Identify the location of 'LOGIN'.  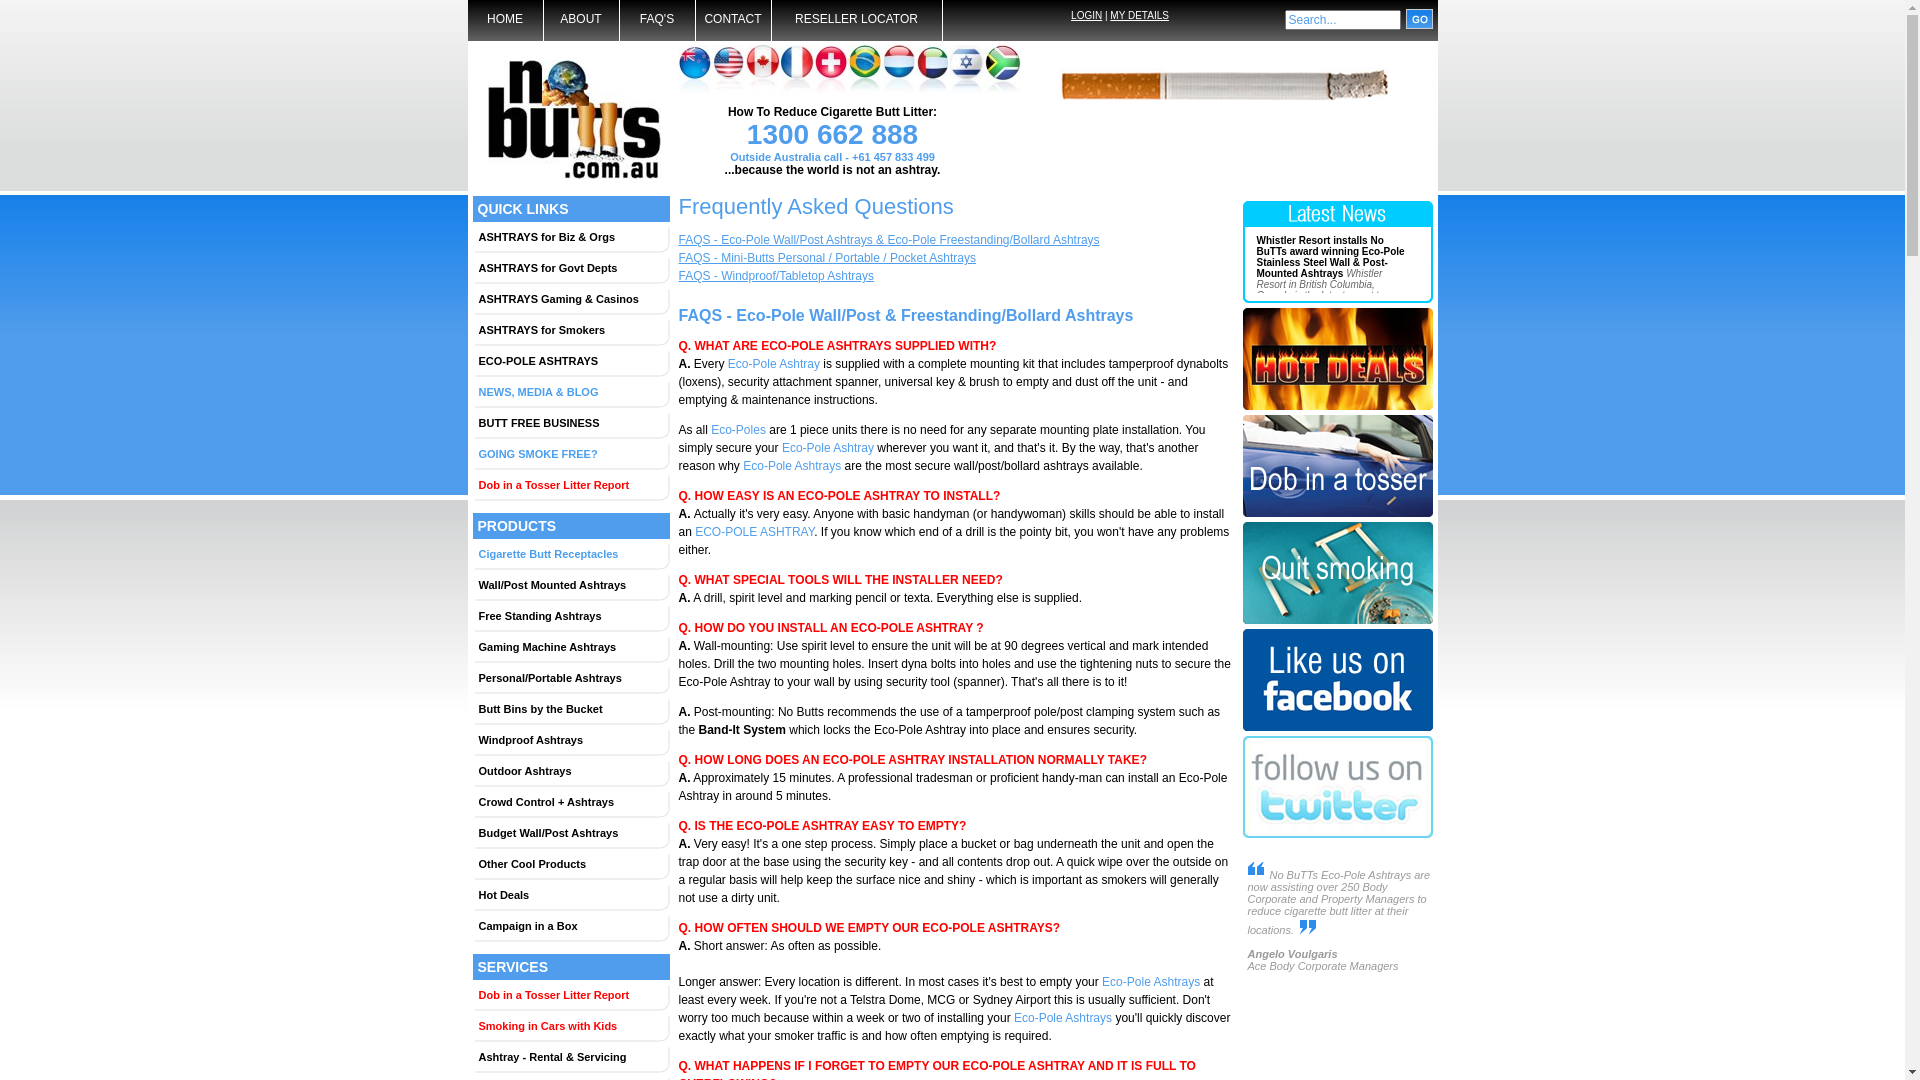
(1085, 15).